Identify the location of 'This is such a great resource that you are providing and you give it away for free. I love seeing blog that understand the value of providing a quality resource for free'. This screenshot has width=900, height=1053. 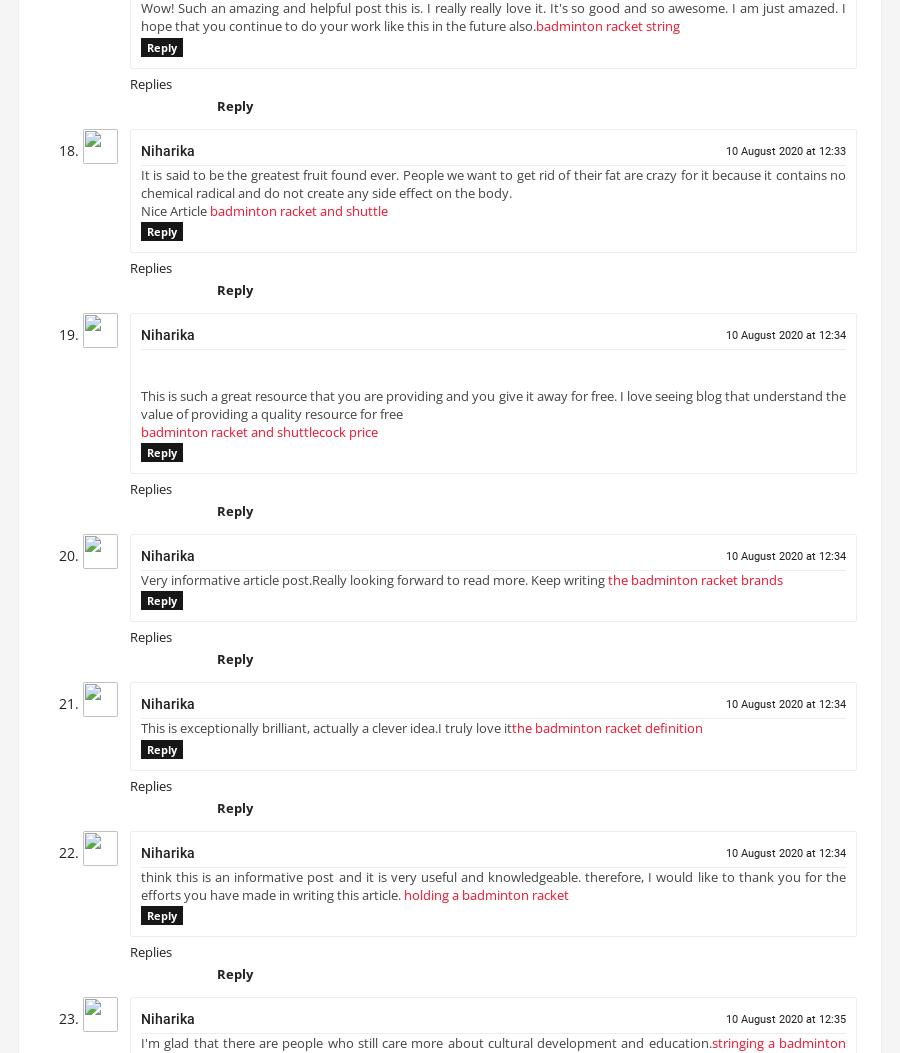
(141, 412).